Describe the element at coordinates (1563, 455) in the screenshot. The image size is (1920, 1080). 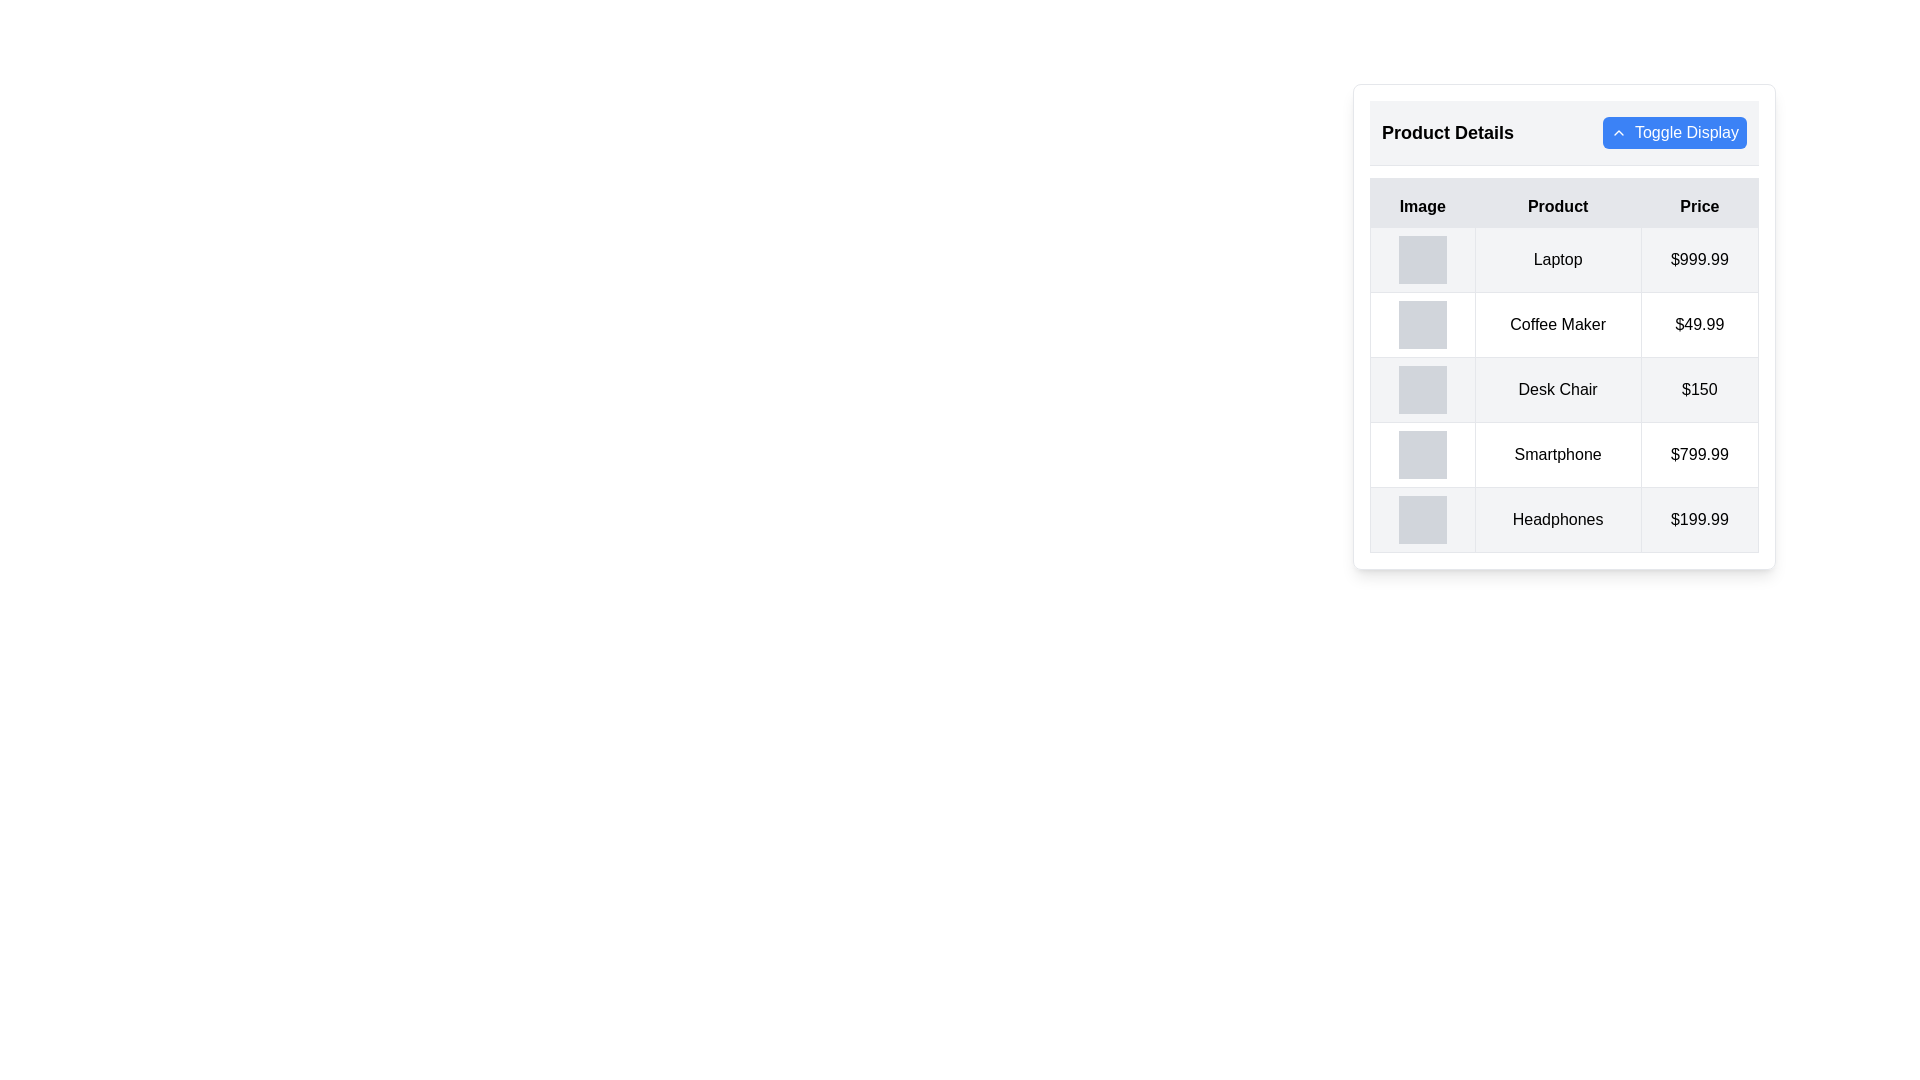
I see `the row containing the text 'Smartphone $799.99' in the table` at that location.